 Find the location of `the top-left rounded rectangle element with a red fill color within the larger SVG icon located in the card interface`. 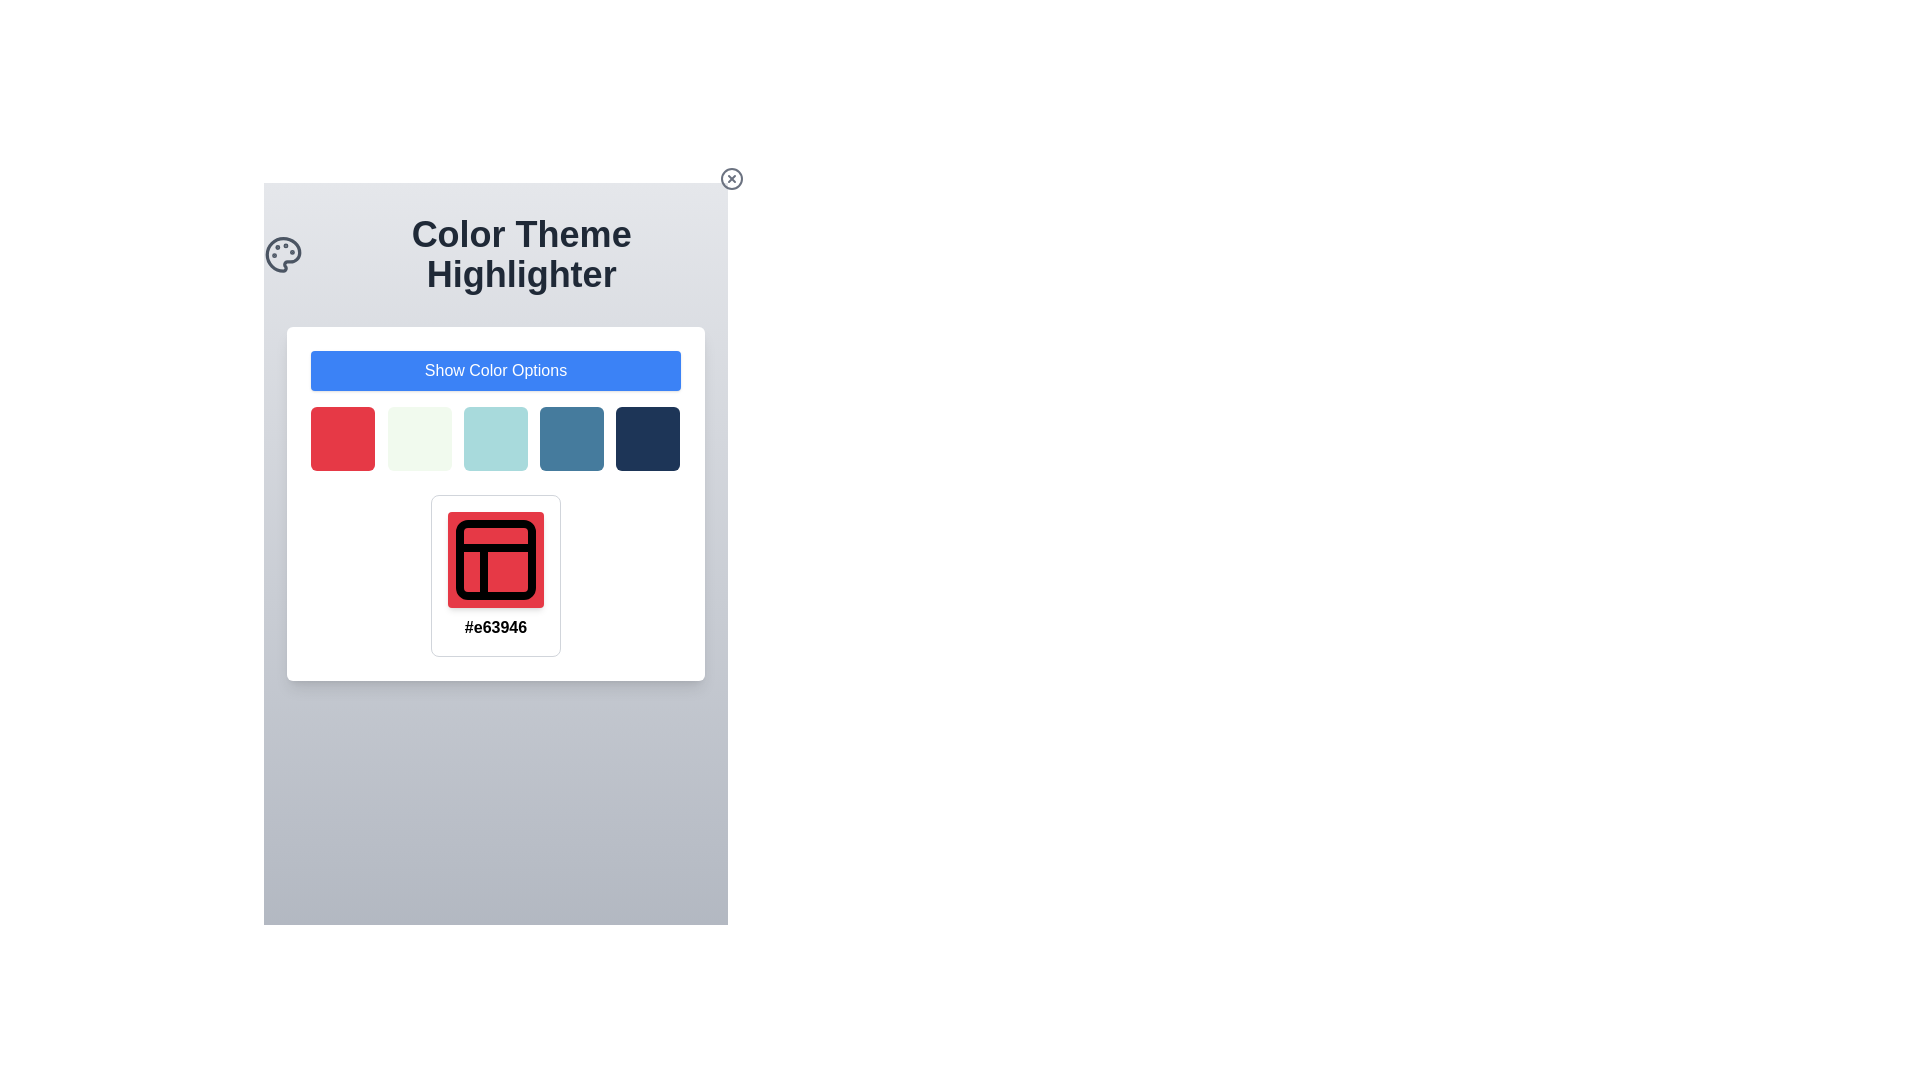

the top-left rounded rectangle element with a red fill color within the larger SVG icon located in the card interface is located at coordinates (495, 559).